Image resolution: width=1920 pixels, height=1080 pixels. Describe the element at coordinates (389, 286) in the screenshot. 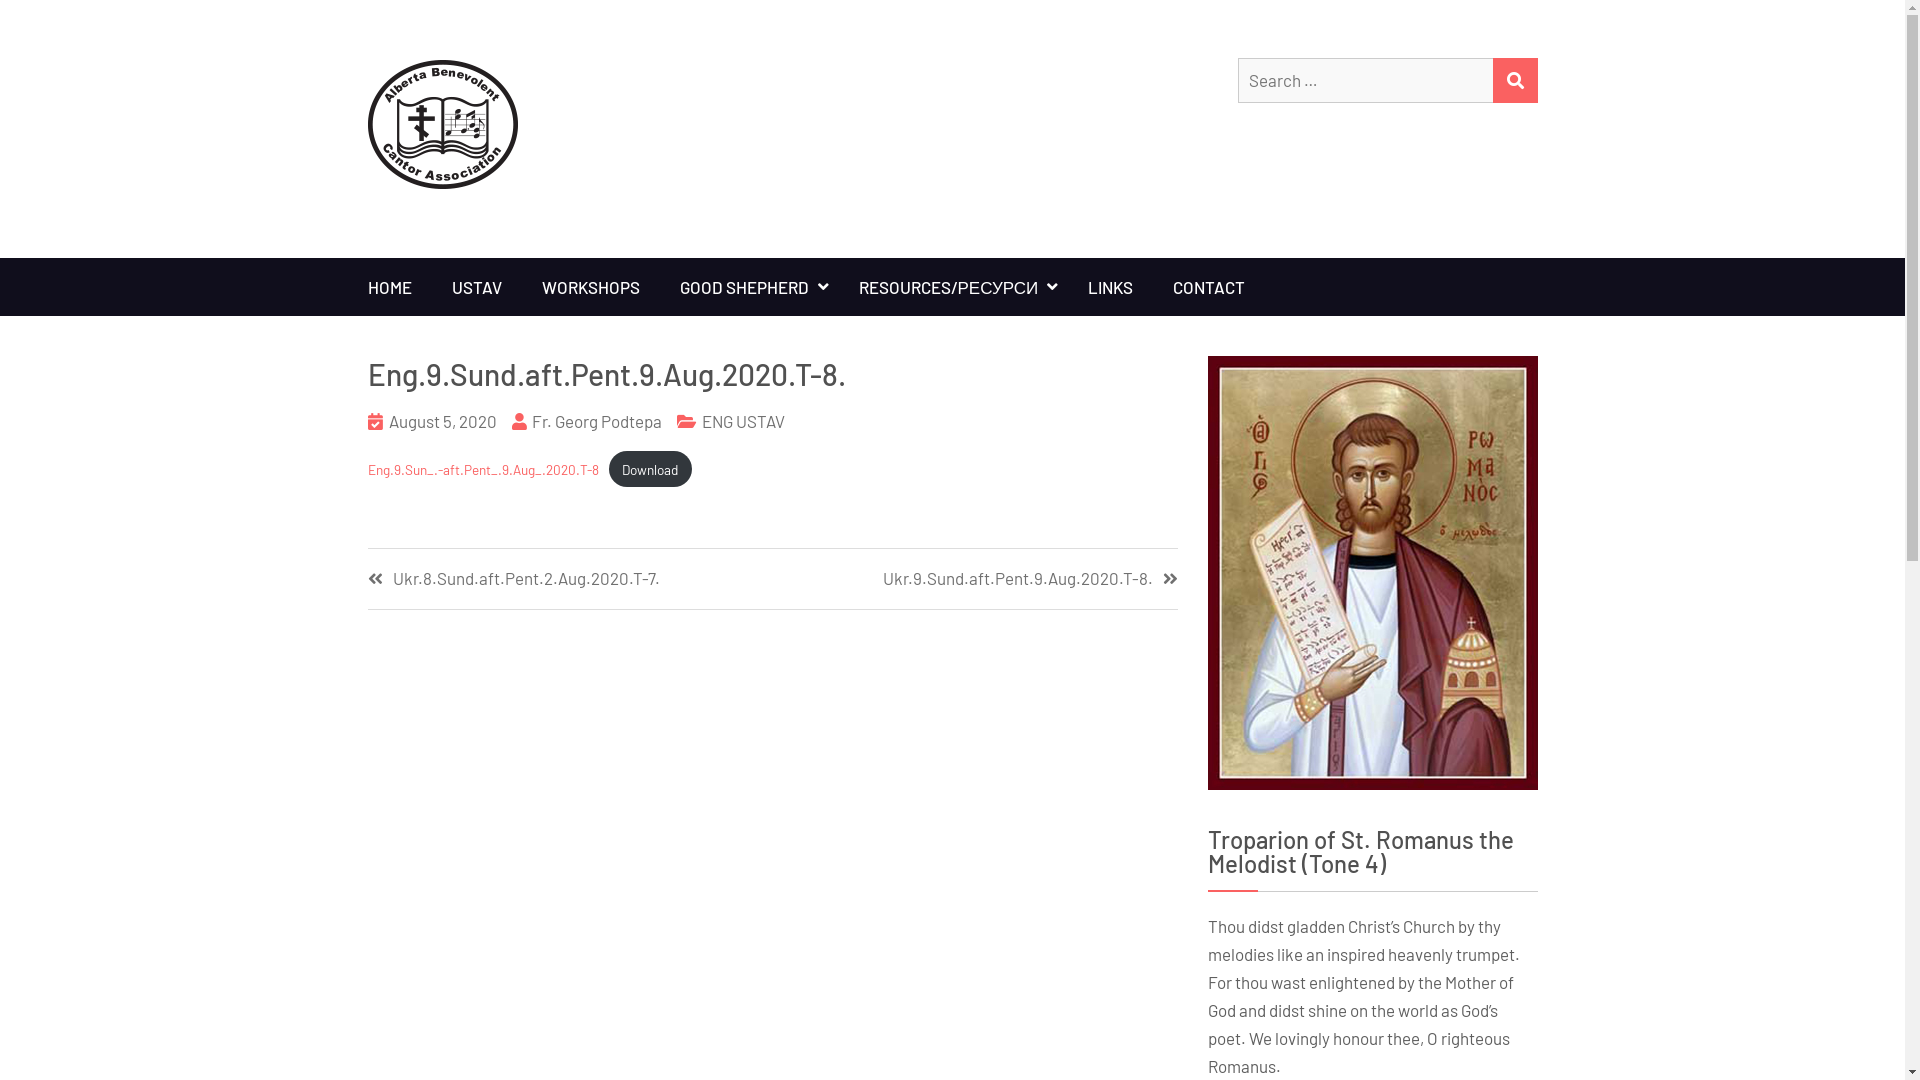

I see `'HOME'` at that location.